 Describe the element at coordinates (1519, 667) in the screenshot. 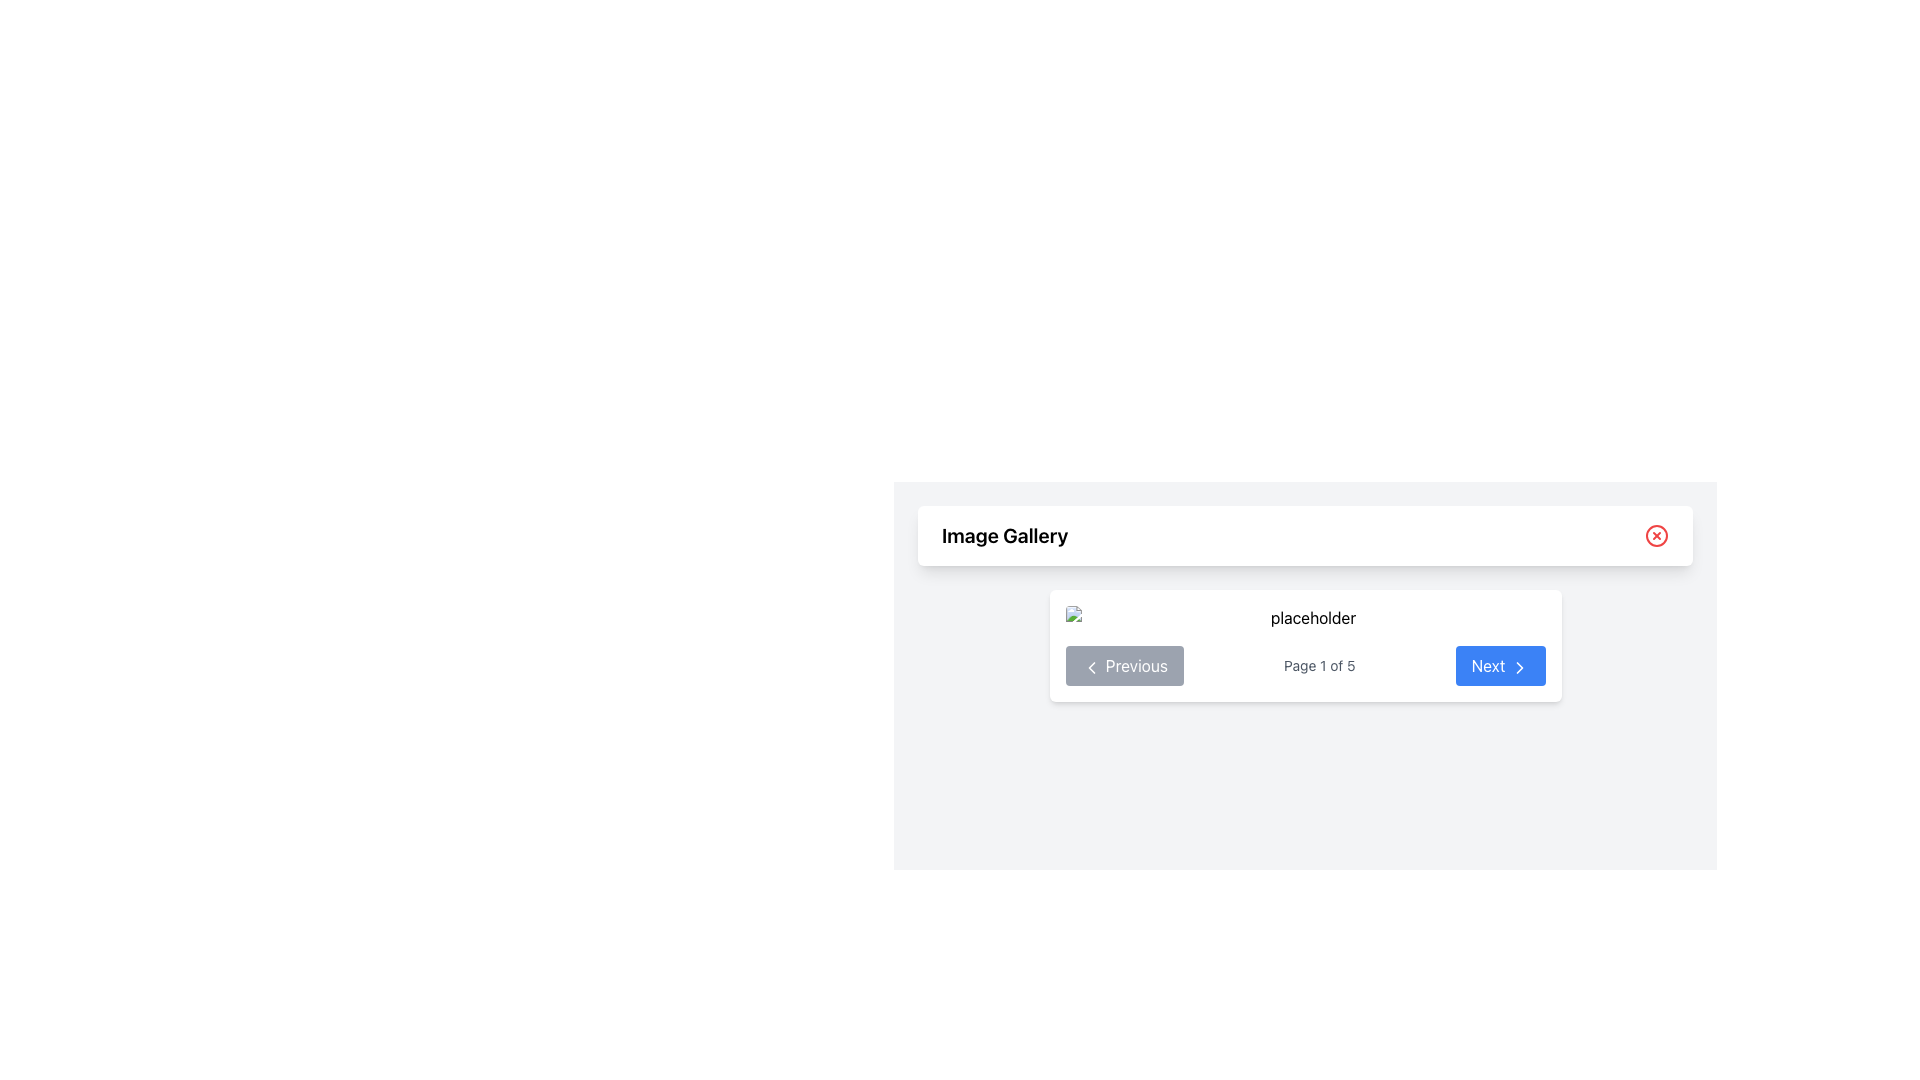

I see `the right-facing arrow symbol, which is a geometric chevron shape located within the 'Next' button in the lower-right part of the application's interface` at that location.